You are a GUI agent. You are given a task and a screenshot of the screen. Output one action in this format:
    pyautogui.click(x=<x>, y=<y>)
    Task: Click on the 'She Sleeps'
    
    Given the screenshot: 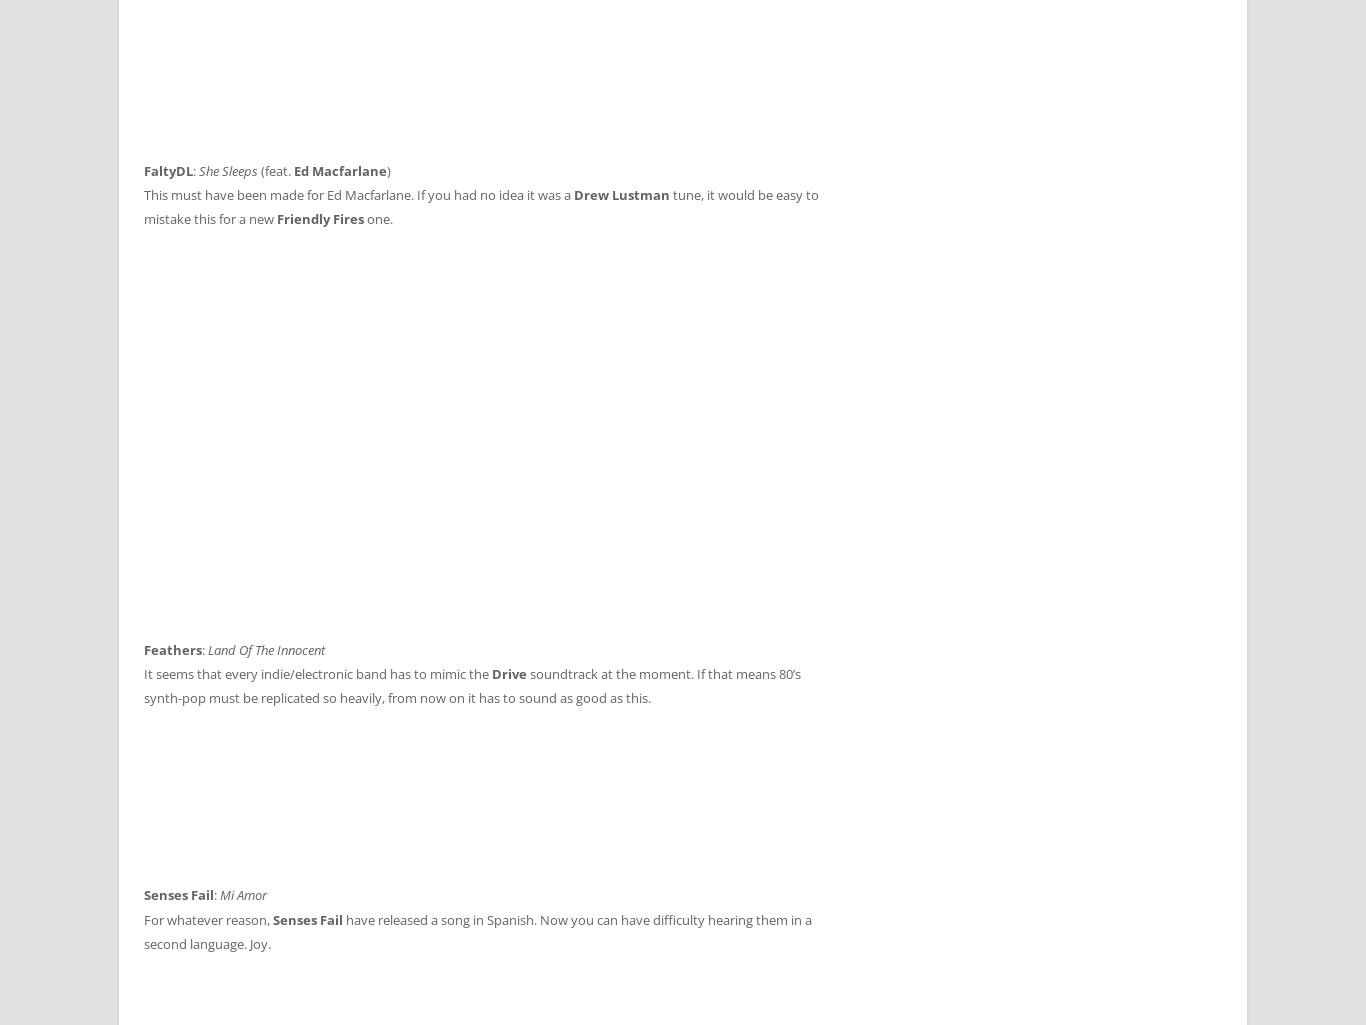 What is the action you would take?
    pyautogui.click(x=198, y=169)
    